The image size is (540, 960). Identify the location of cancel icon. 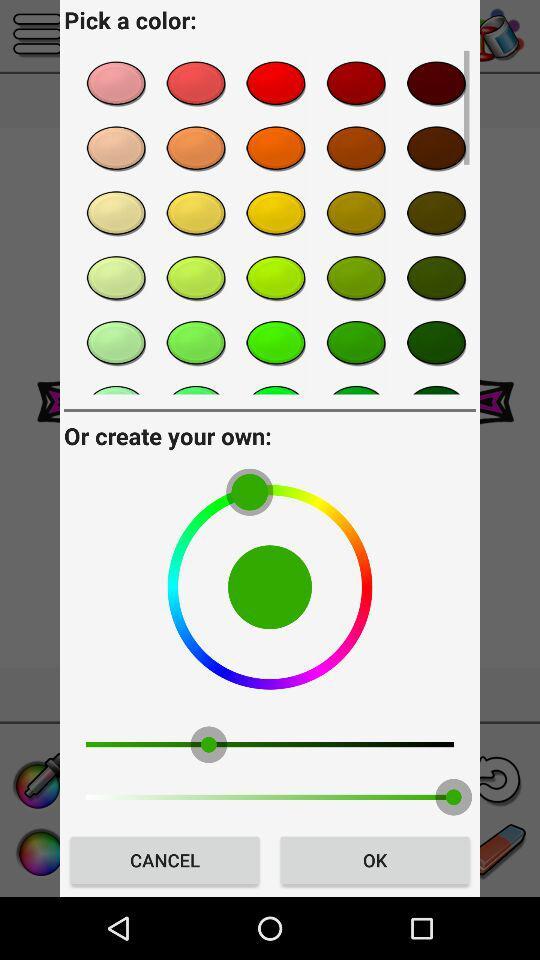
(164, 859).